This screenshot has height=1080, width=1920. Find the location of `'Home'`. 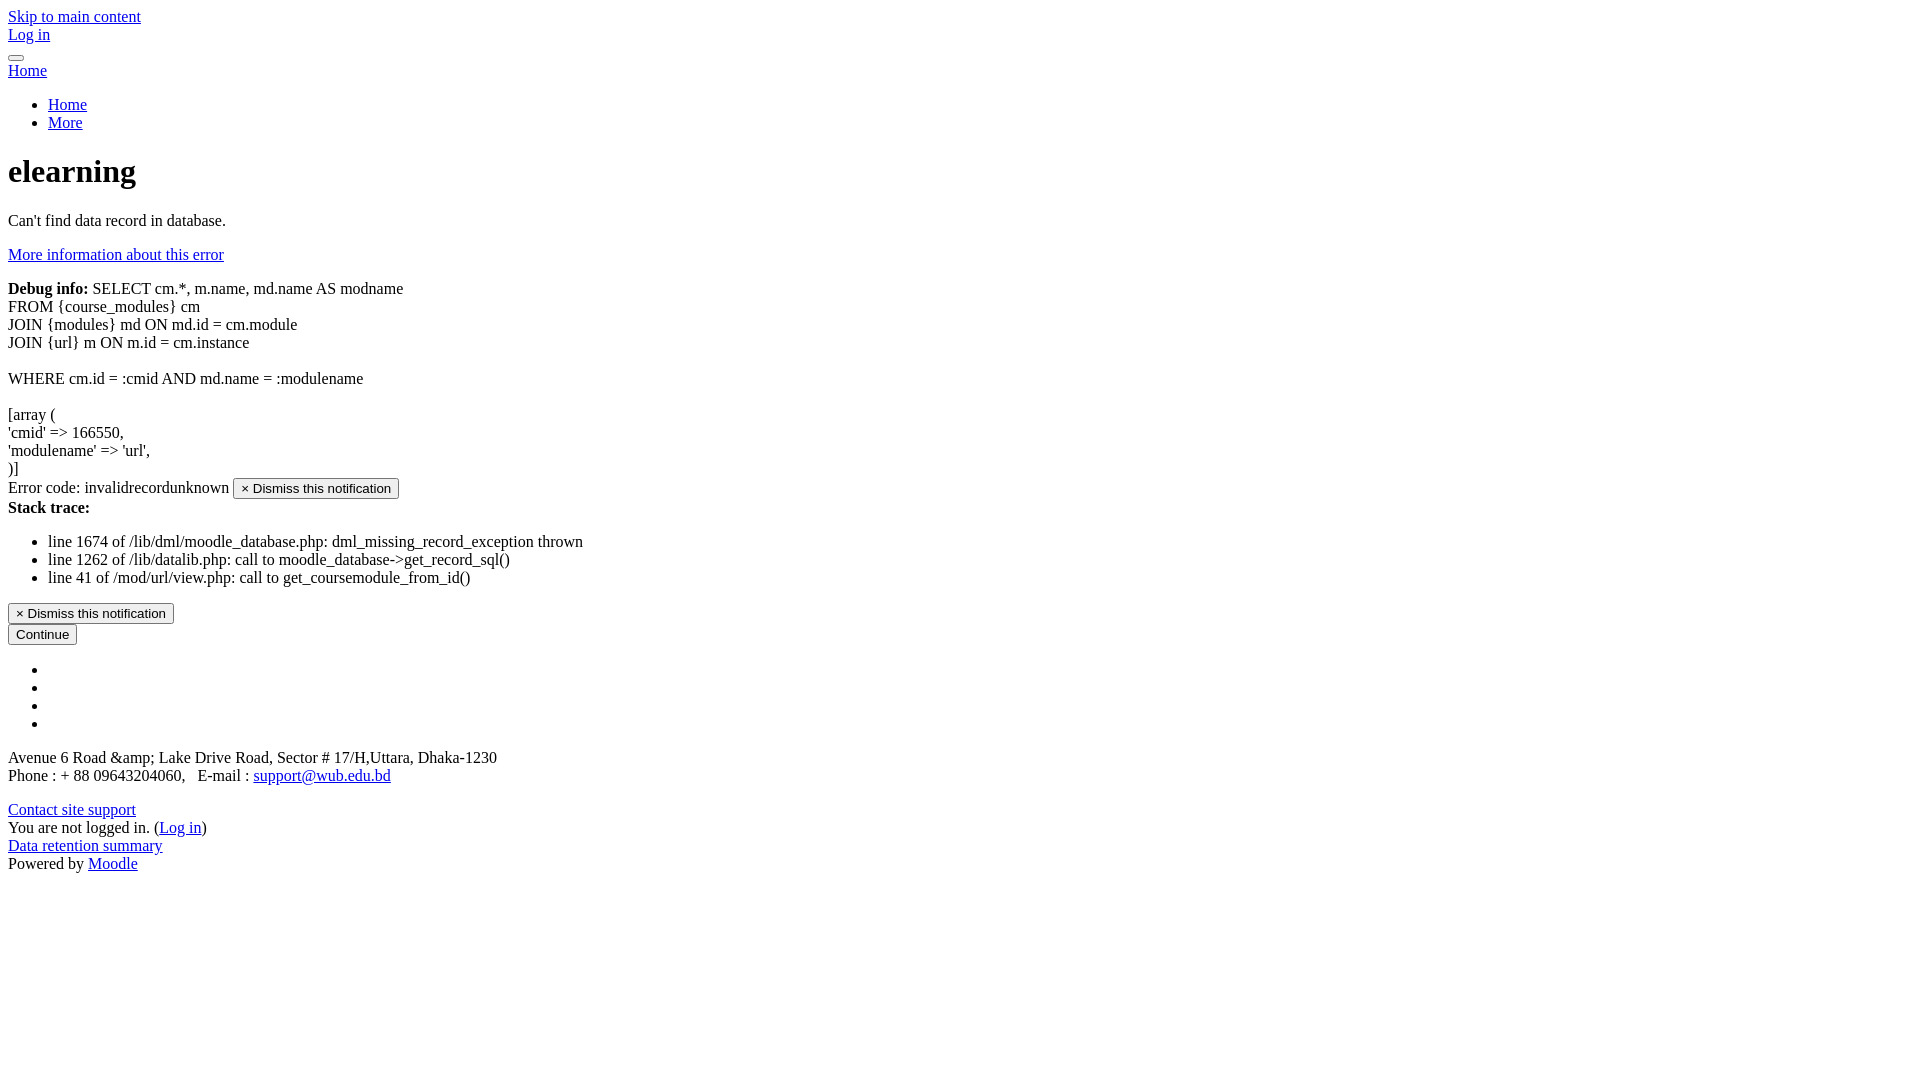

'Home' is located at coordinates (27, 69).